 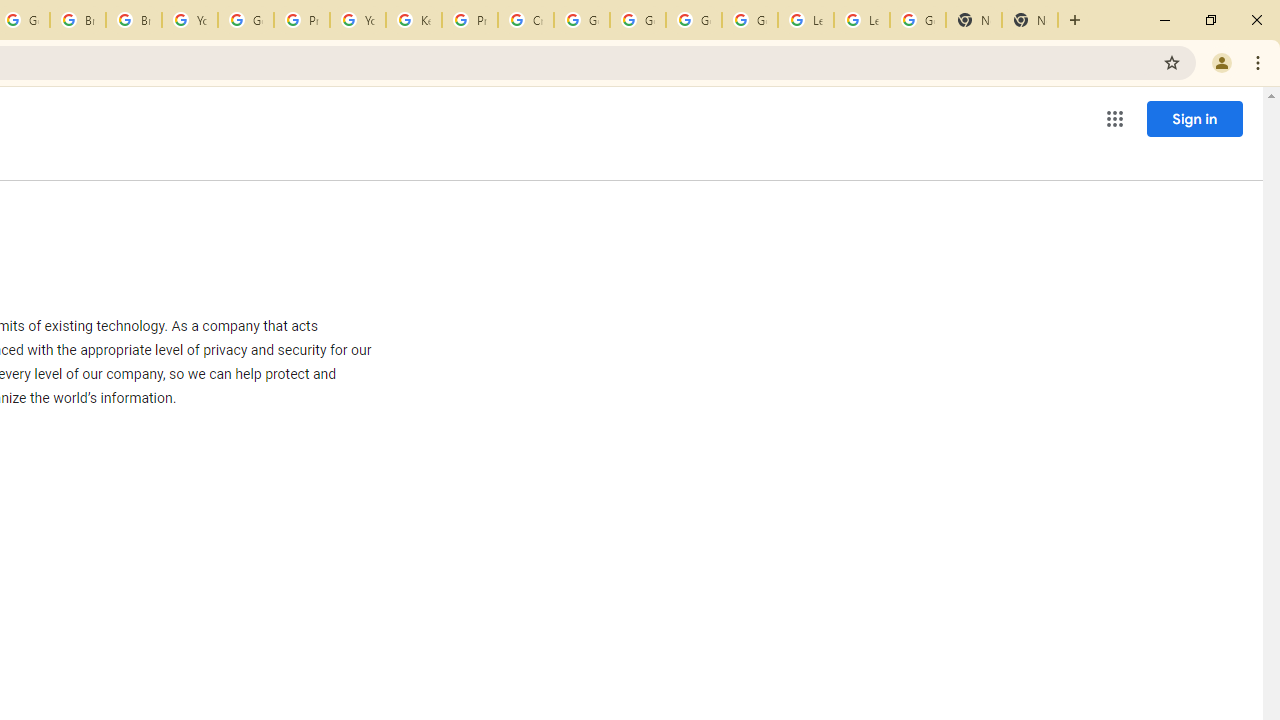 What do you see at coordinates (78, 20) in the screenshot?
I see `'Brand Resource Center'` at bounding box center [78, 20].